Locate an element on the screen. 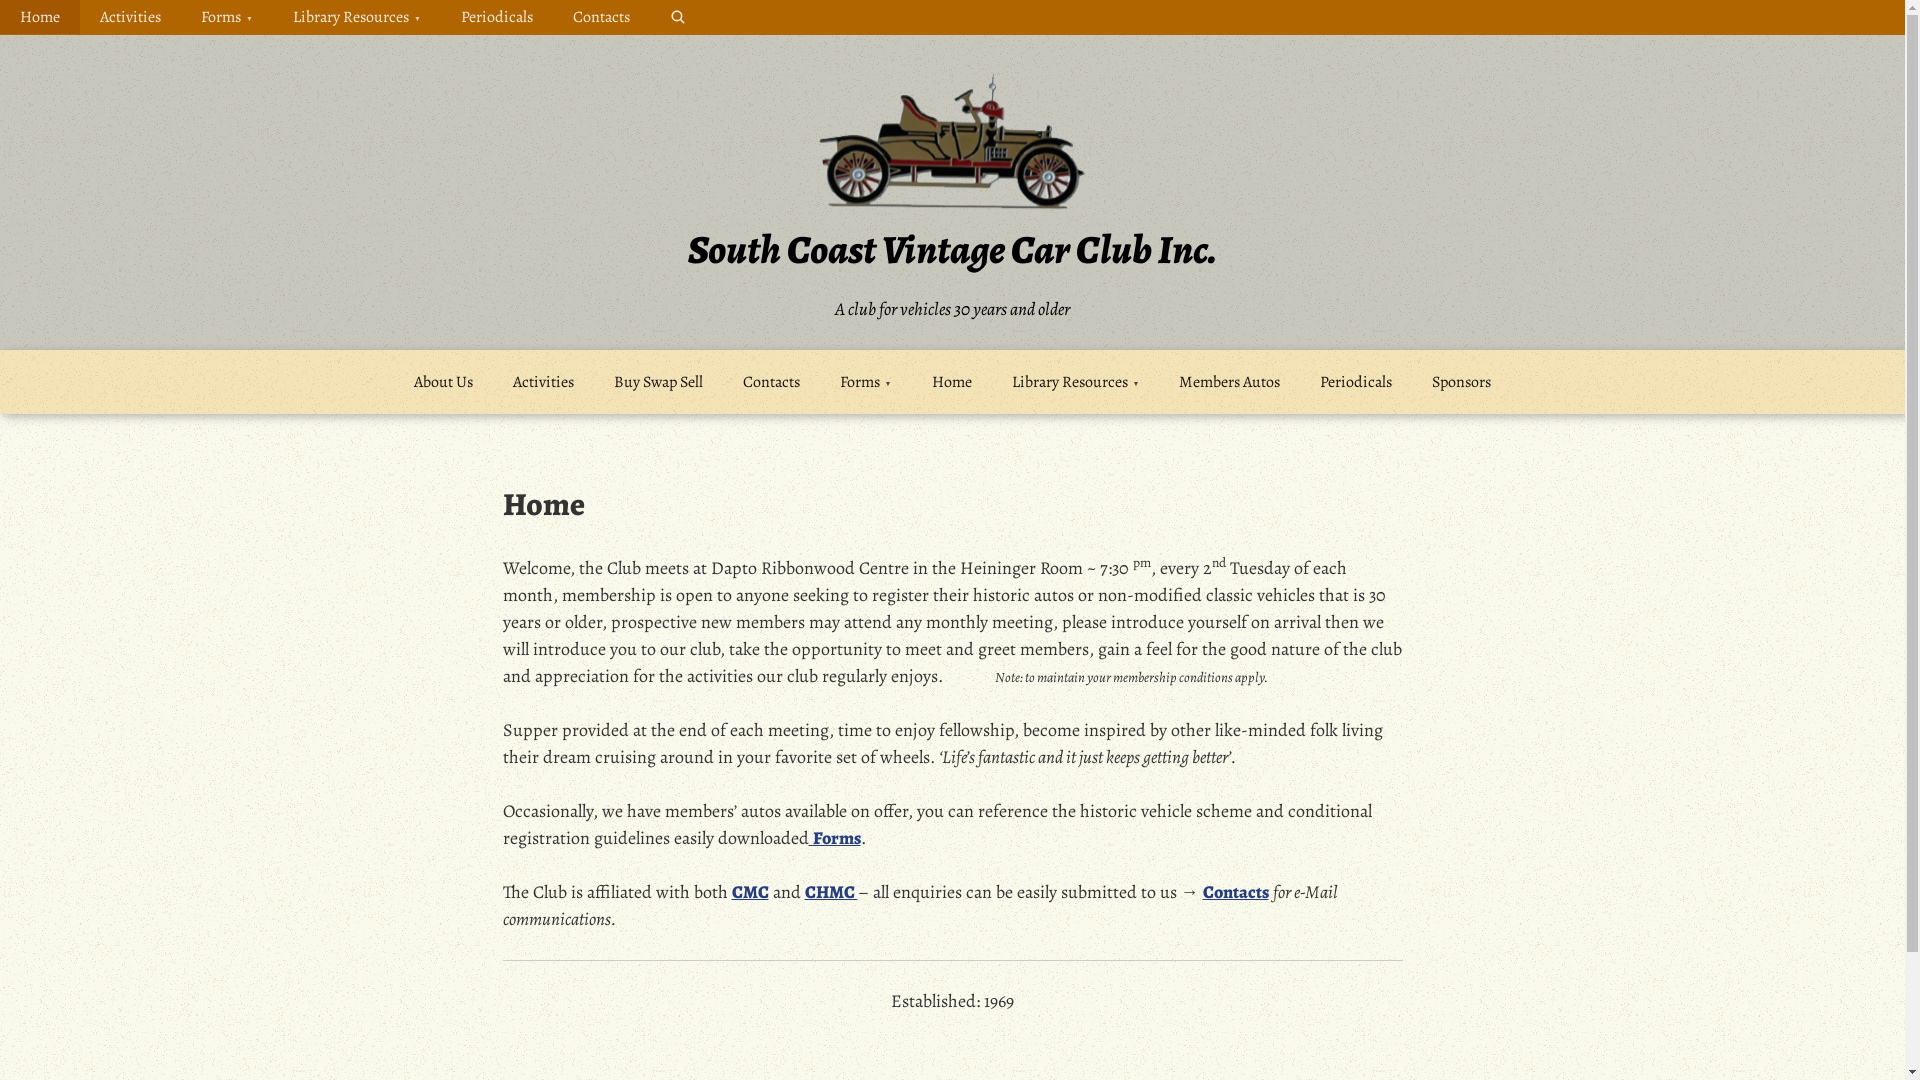 This screenshot has height=1080, width=1920. ' Forms' is located at coordinates (834, 837).